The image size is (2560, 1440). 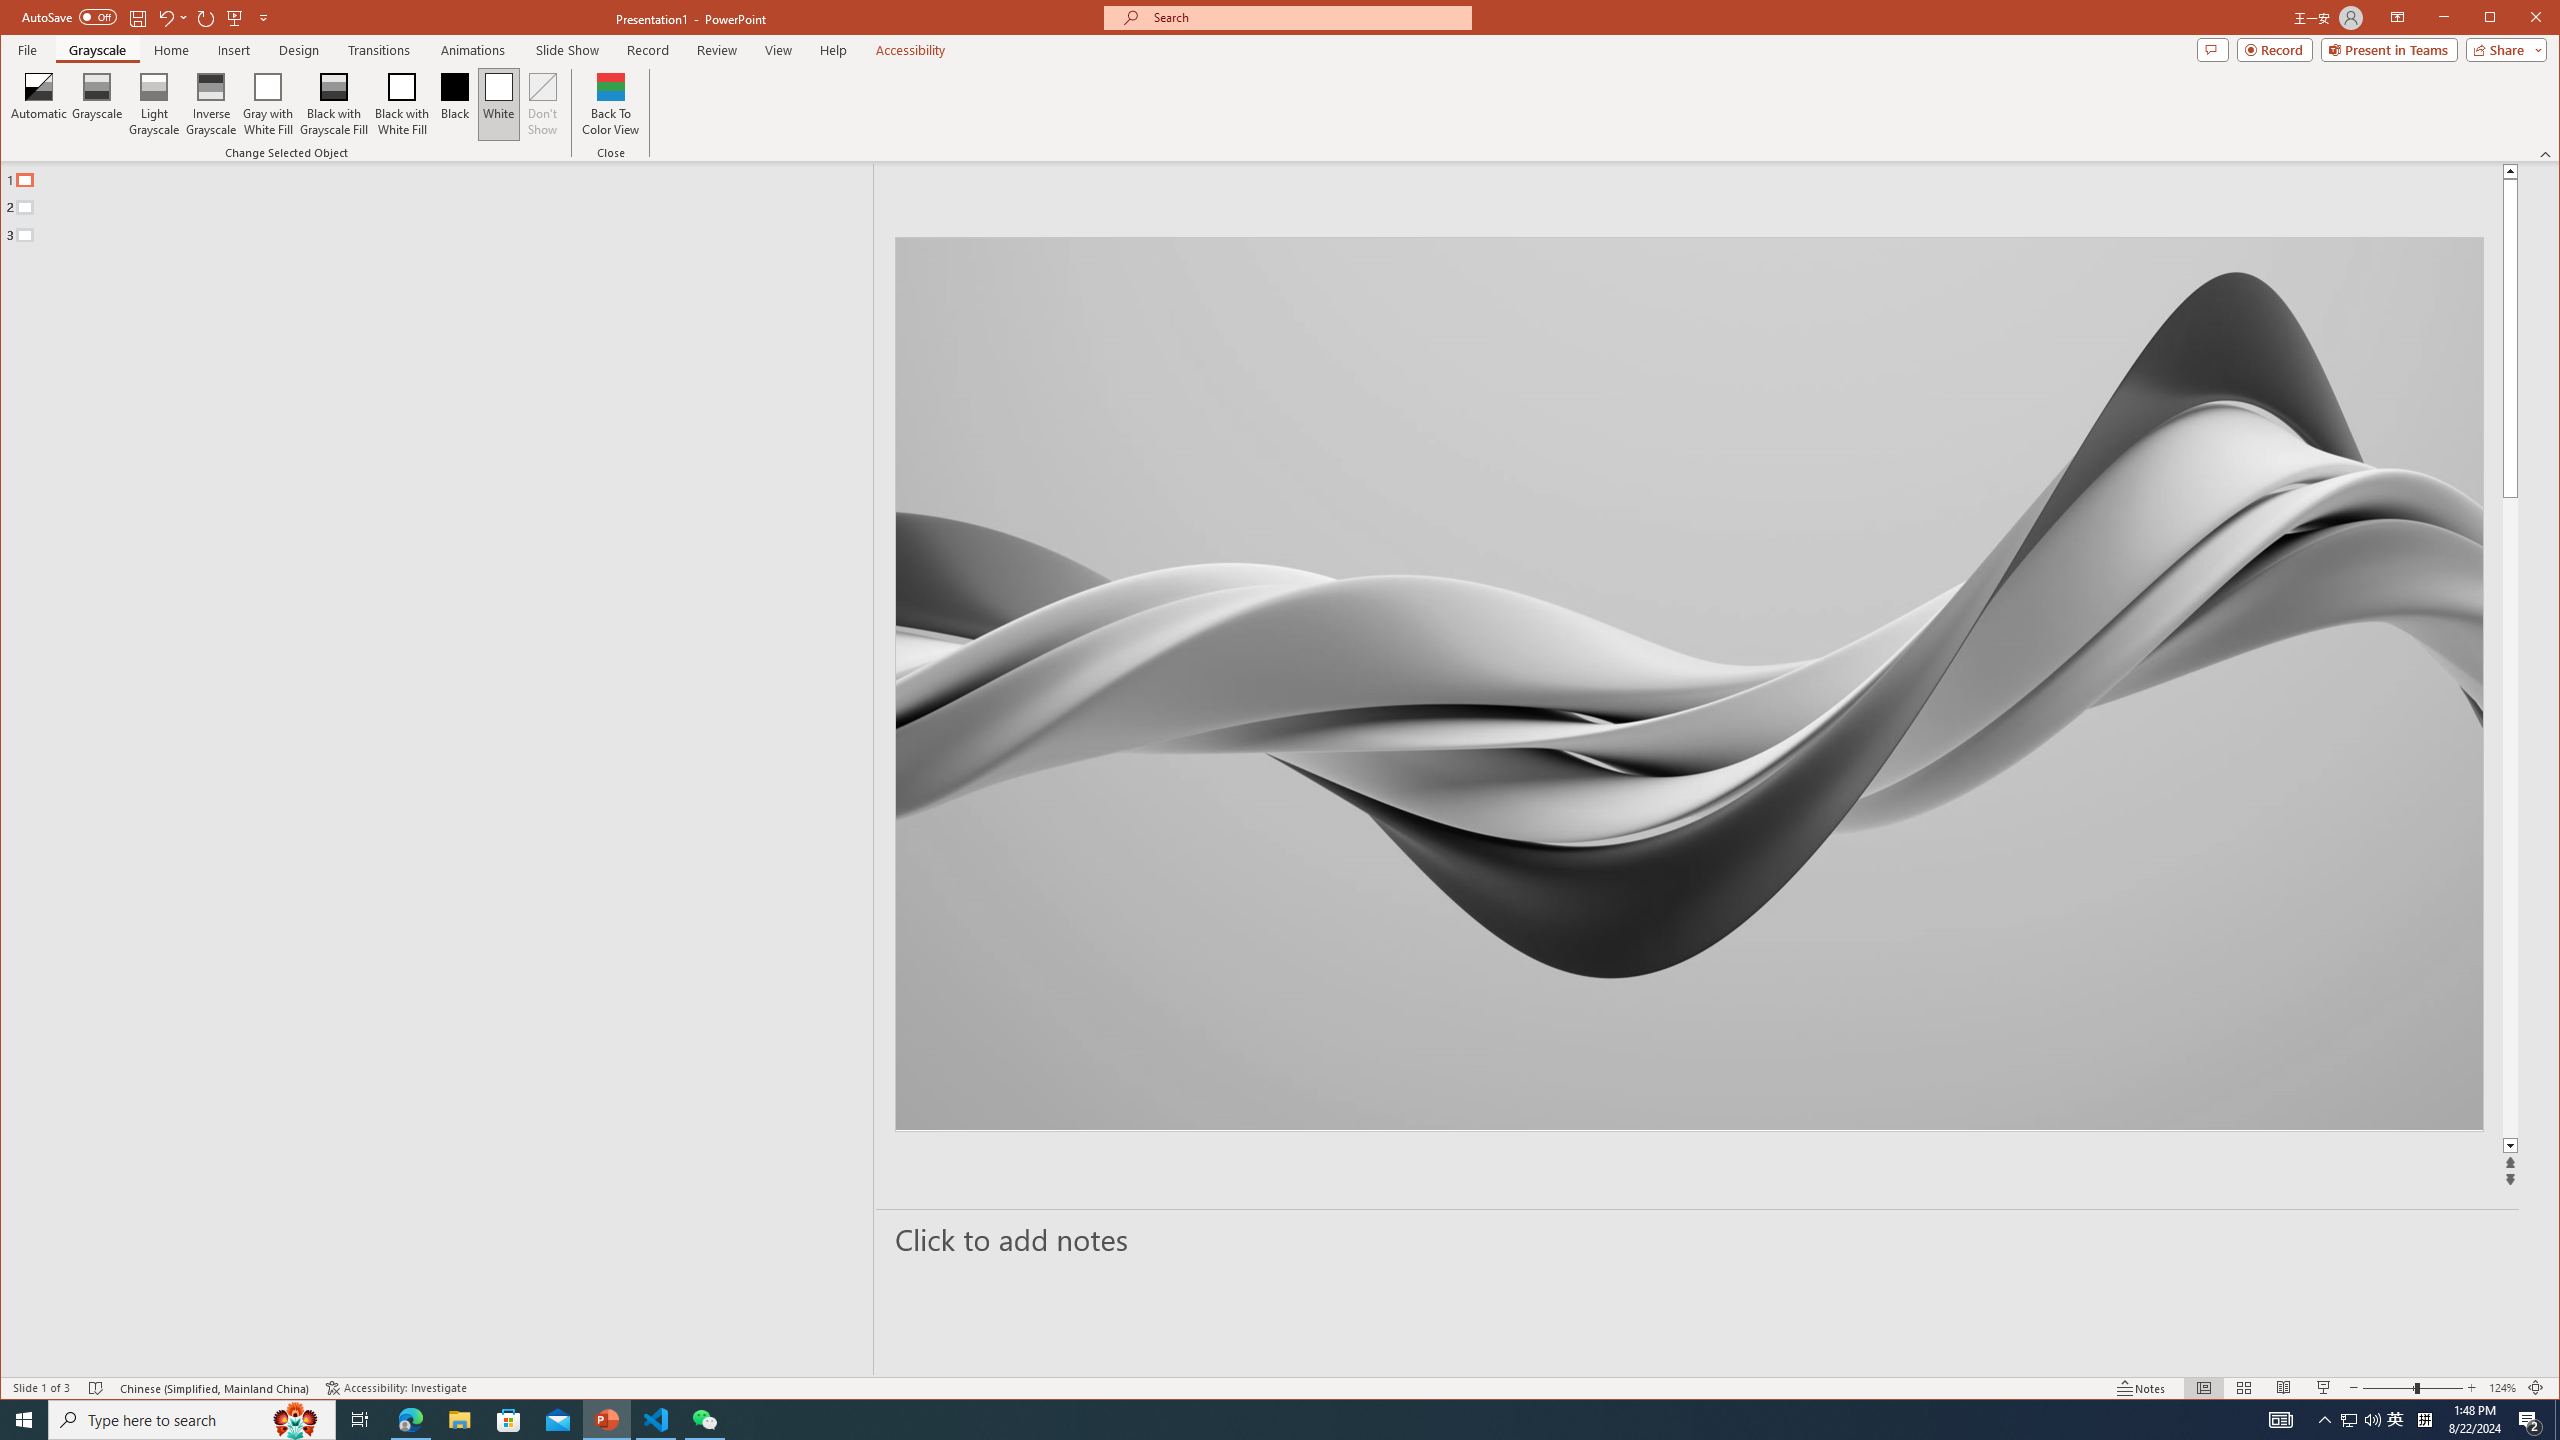 What do you see at coordinates (38, 103) in the screenshot?
I see `'Automatic'` at bounding box center [38, 103].